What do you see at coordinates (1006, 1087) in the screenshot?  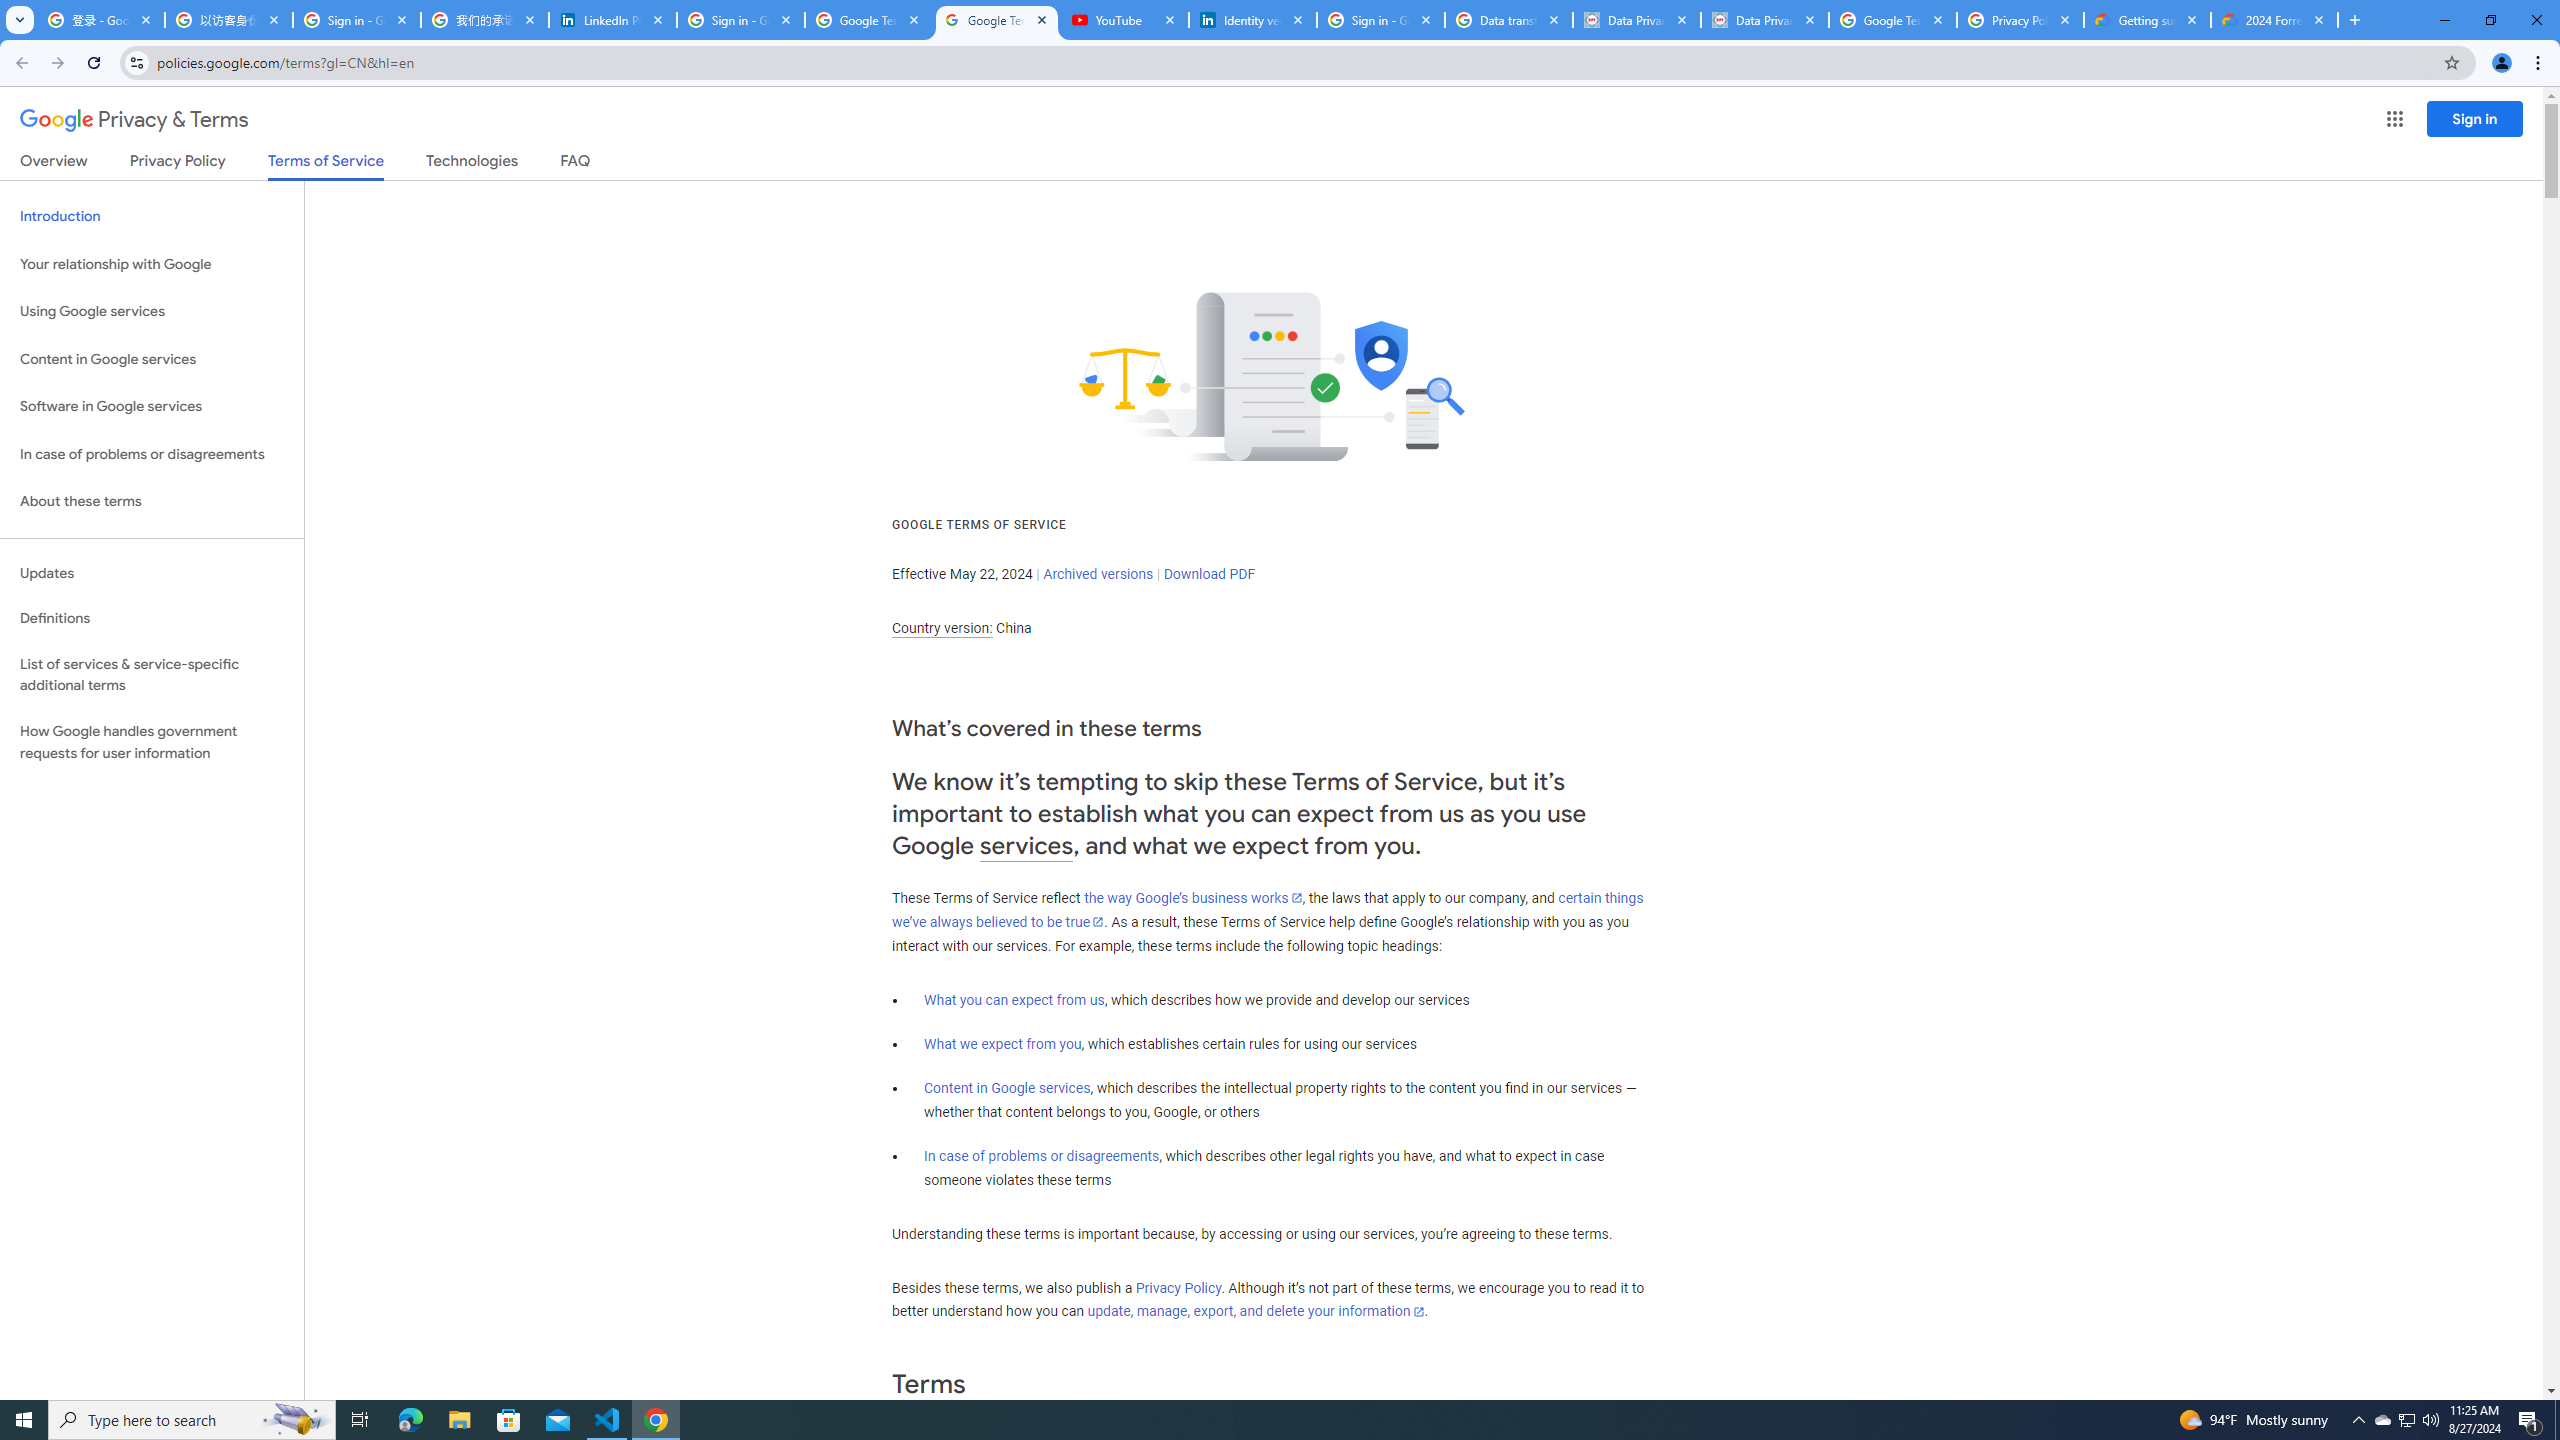 I see `'Content in Google services'` at bounding box center [1006, 1087].